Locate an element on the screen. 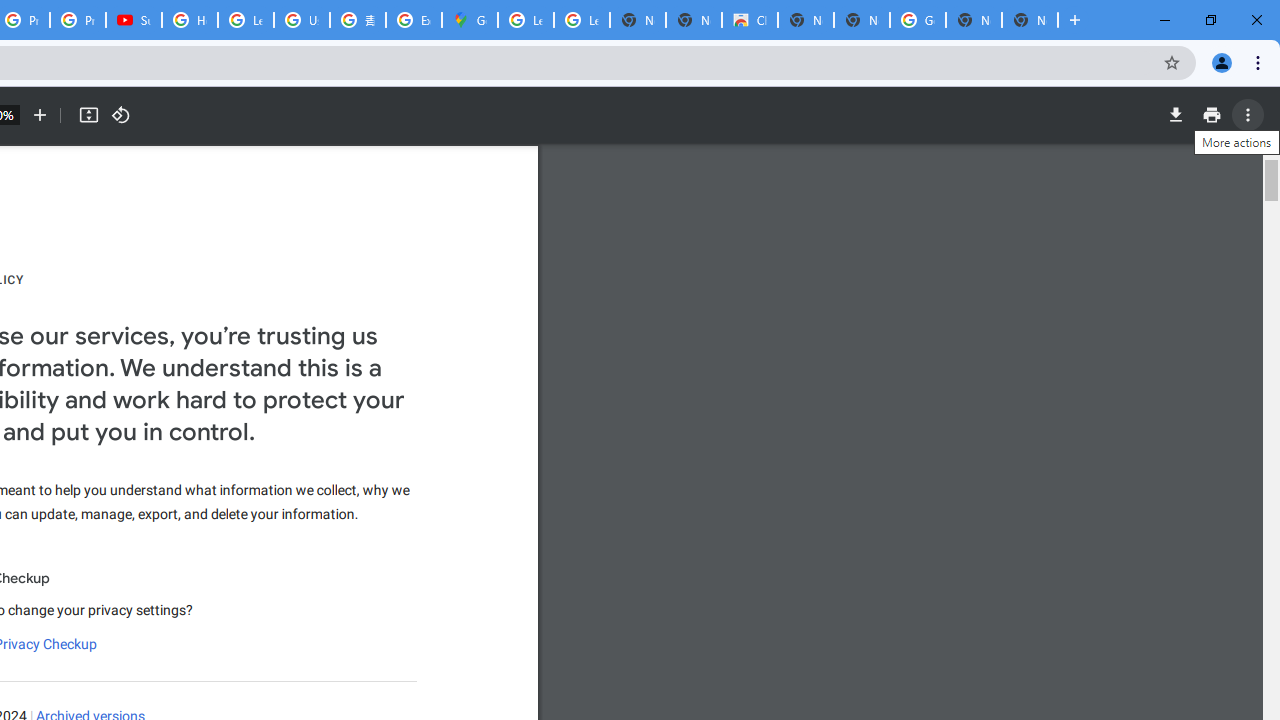  'More actions' is located at coordinates (1247, 115).